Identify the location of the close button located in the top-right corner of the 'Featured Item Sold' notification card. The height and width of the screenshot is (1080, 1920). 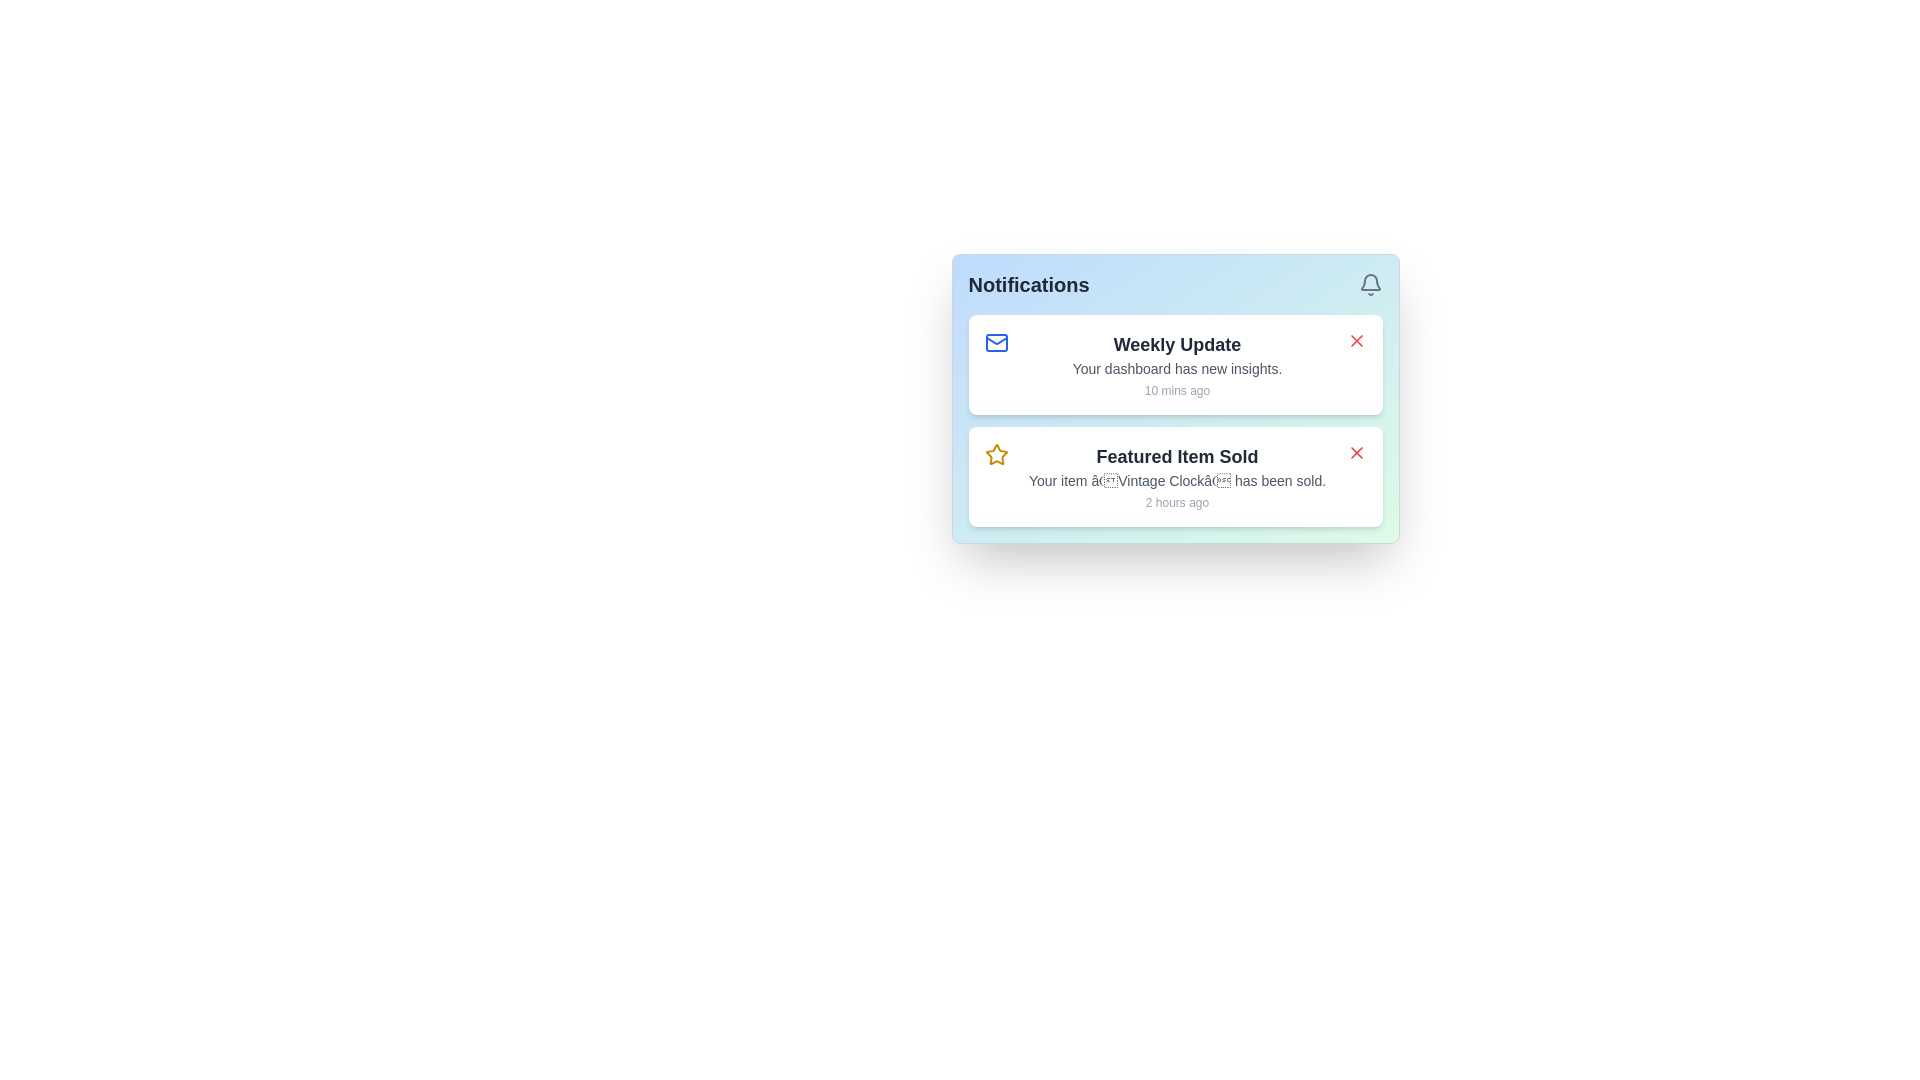
(1356, 452).